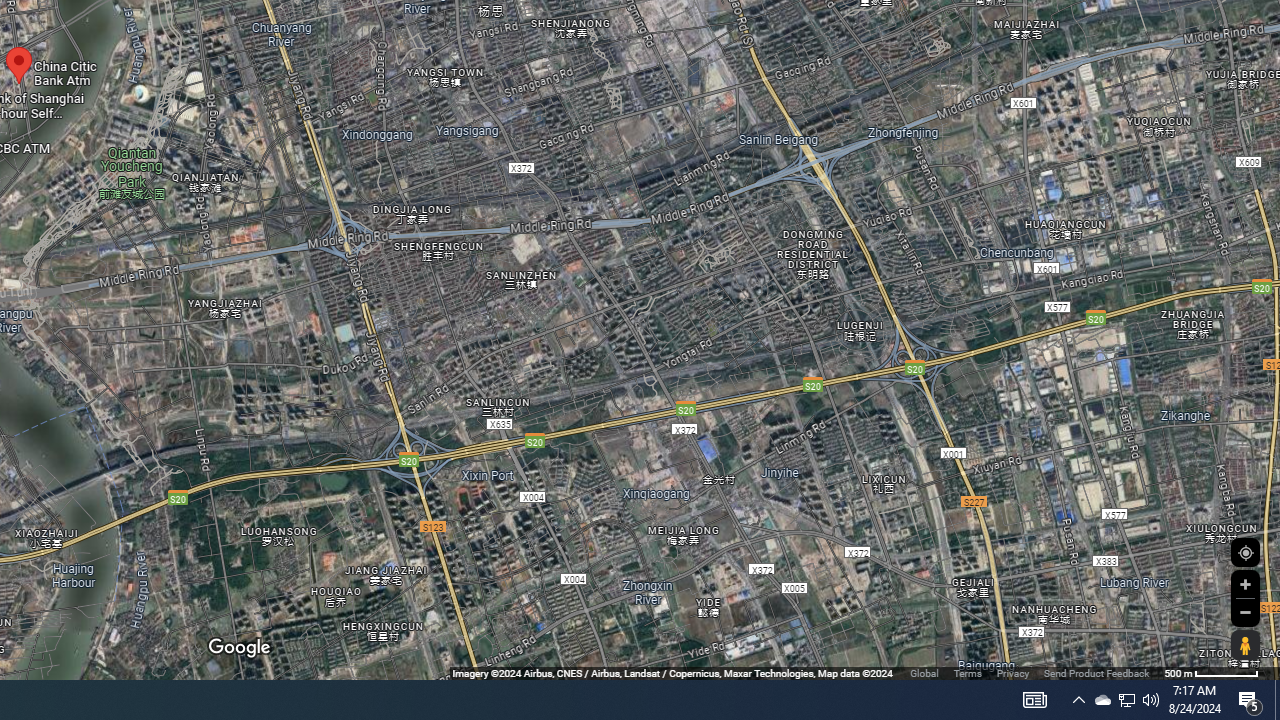  Describe the element at coordinates (1244, 611) in the screenshot. I see `'Zoom out'` at that location.